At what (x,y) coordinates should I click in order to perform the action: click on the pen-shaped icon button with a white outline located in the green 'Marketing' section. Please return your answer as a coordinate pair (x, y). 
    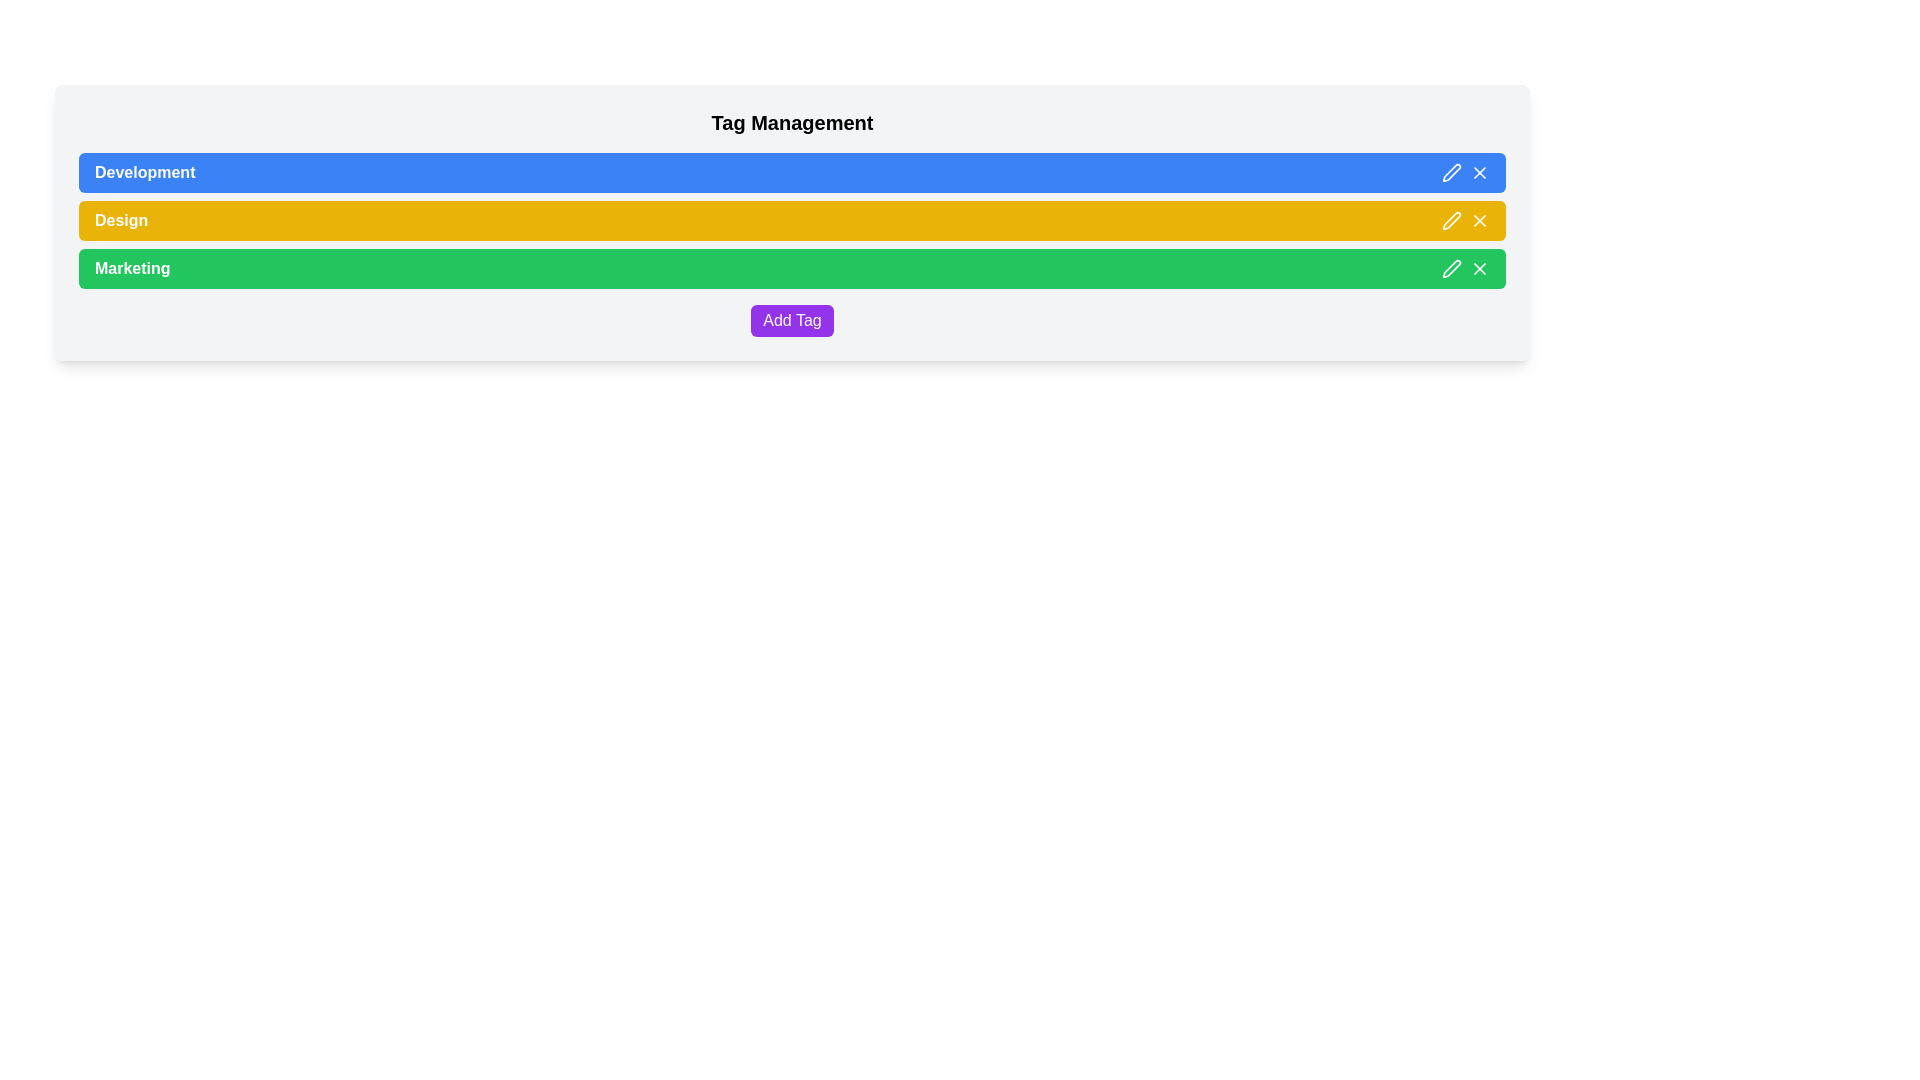
    Looking at the image, I should click on (1451, 268).